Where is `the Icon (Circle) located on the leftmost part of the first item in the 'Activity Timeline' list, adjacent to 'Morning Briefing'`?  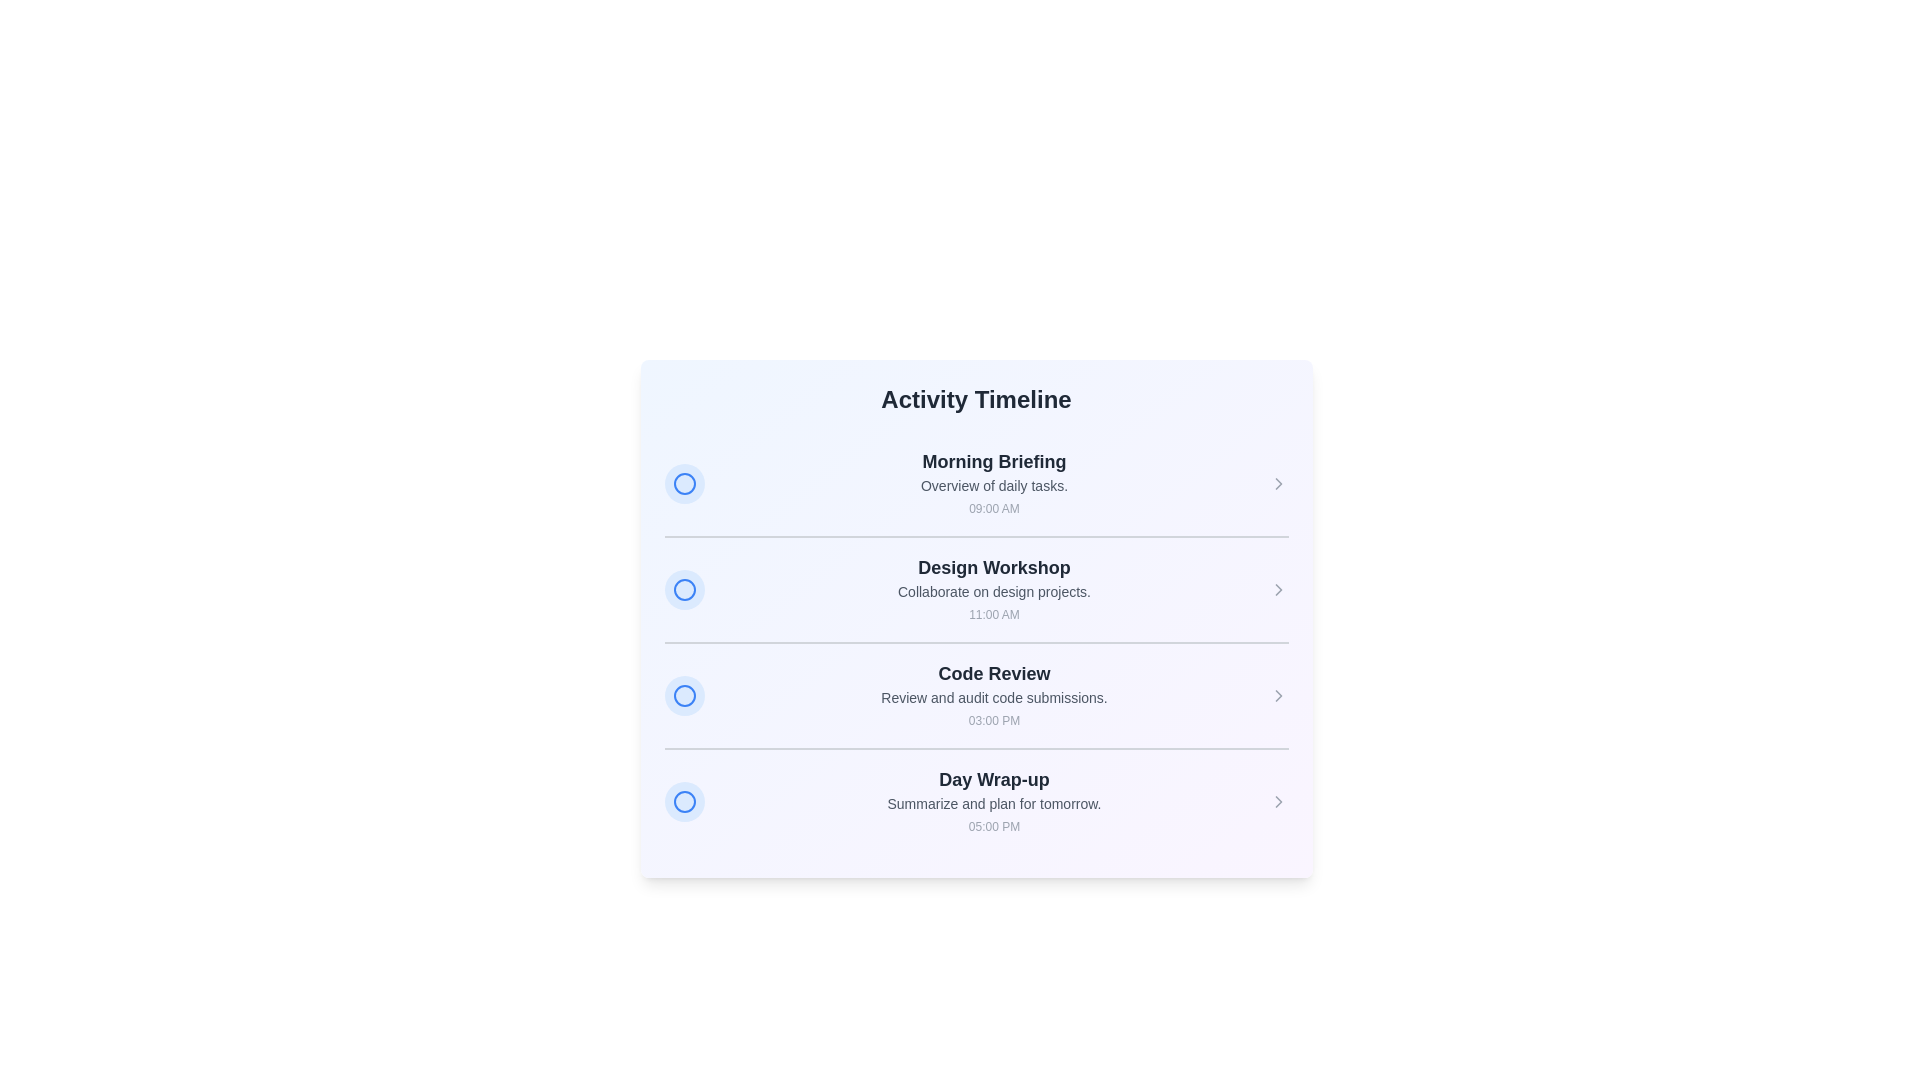
the Icon (Circle) located on the leftmost part of the first item in the 'Activity Timeline' list, adjacent to 'Morning Briefing' is located at coordinates (684, 483).